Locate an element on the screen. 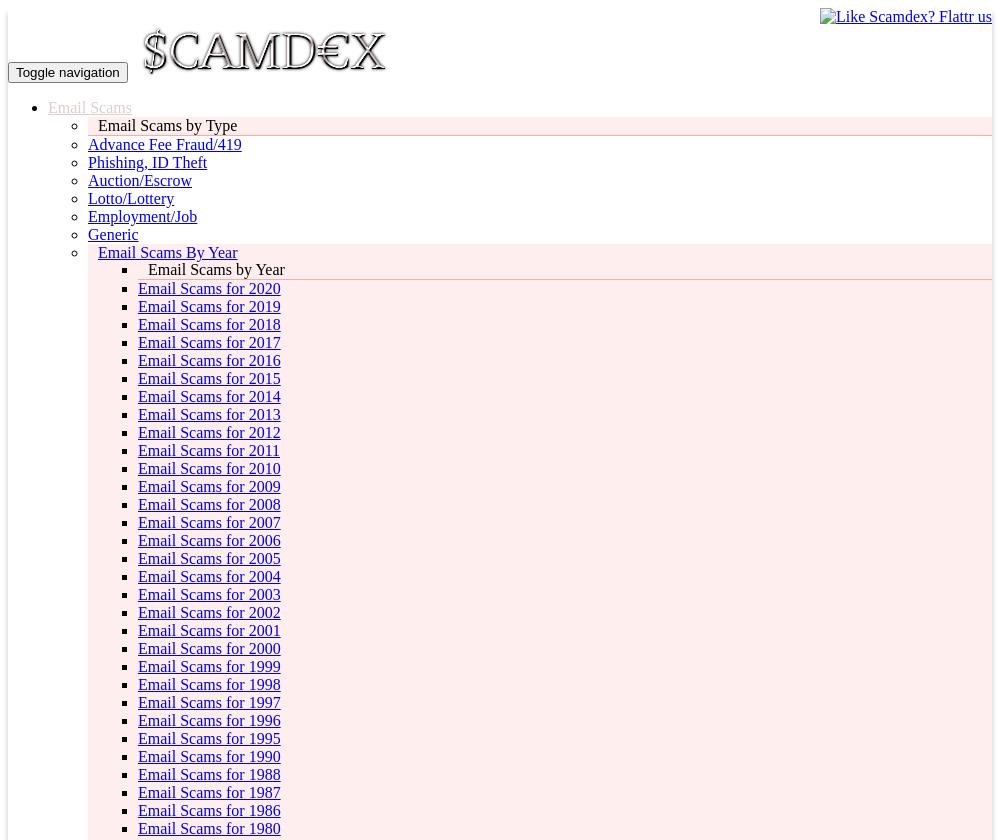 The width and height of the screenshot is (1000, 840). 'Email Scams by Year' is located at coordinates (215, 269).